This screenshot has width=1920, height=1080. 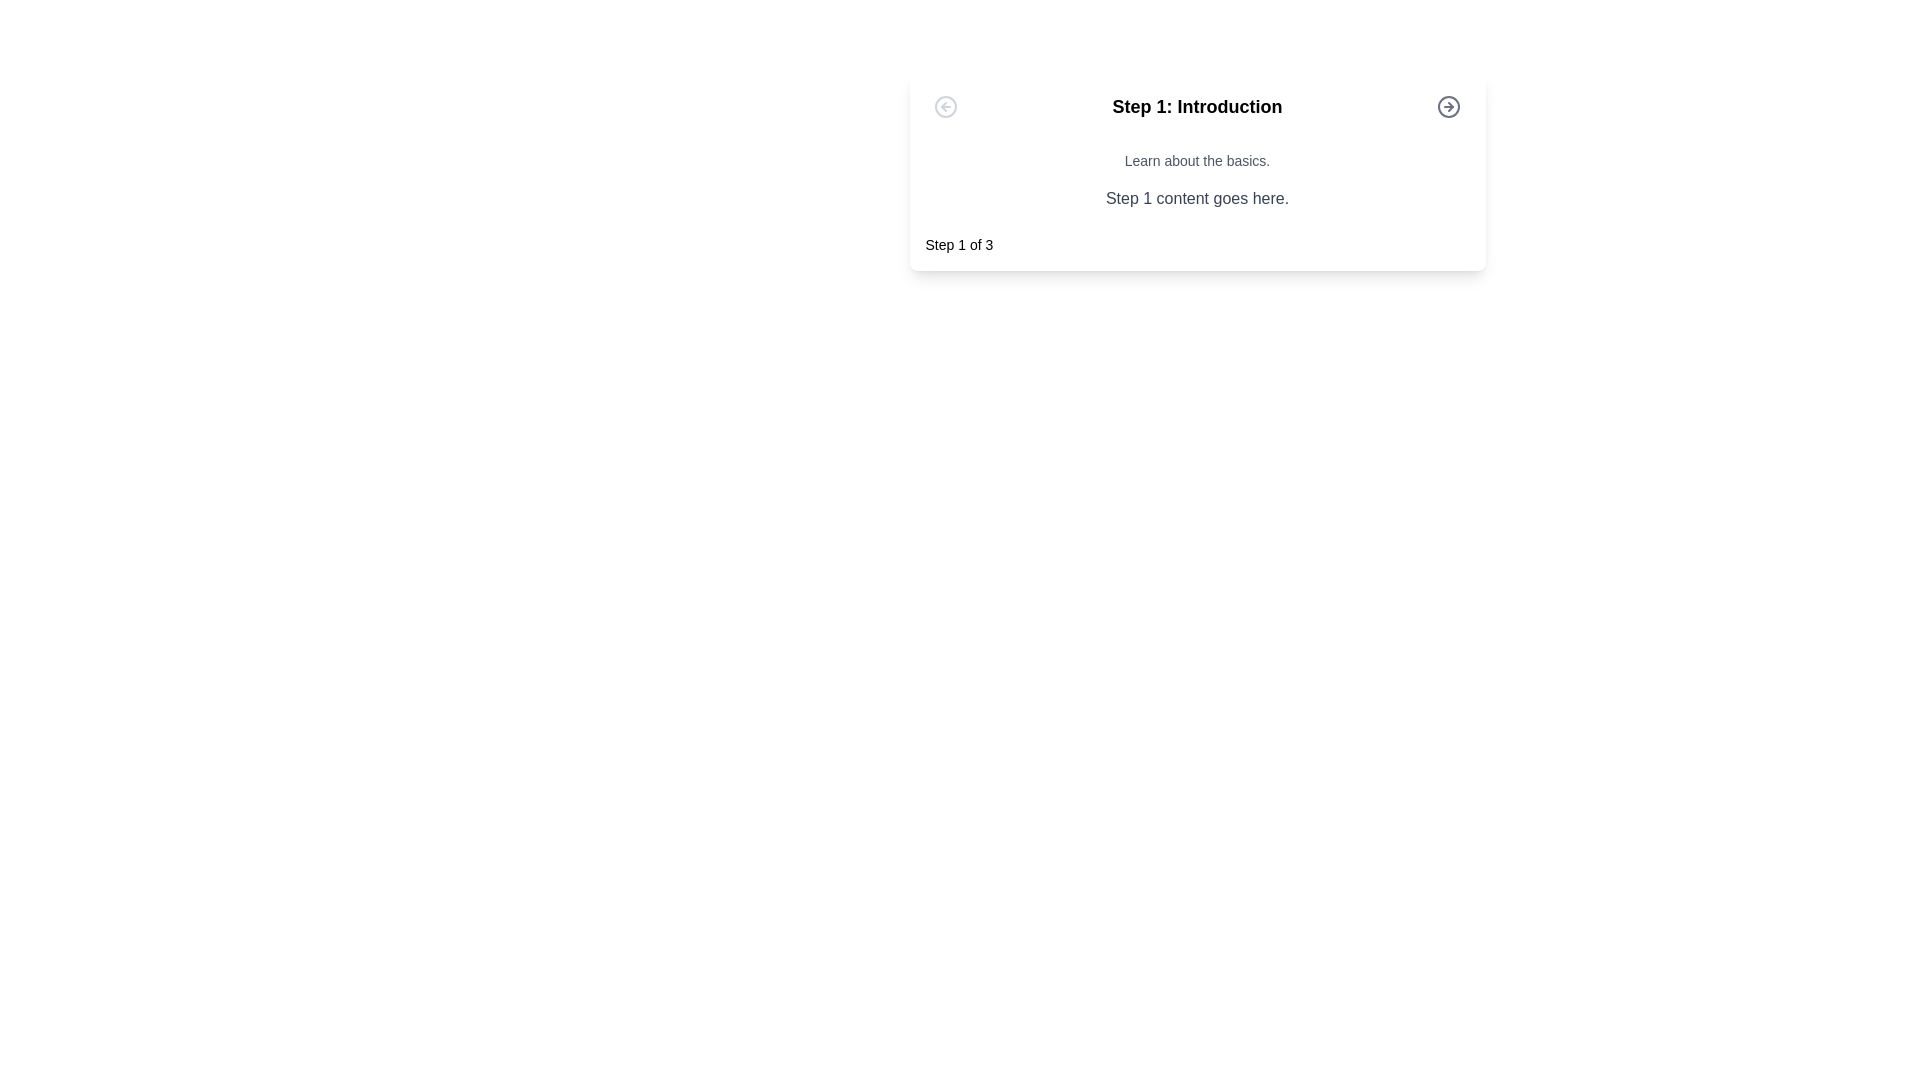 What do you see at coordinates (944, 107) in the screenshot?
I see `the navigational button located to the left of the title 'Step 1: Introduction'` at bounding box center [944, 107].